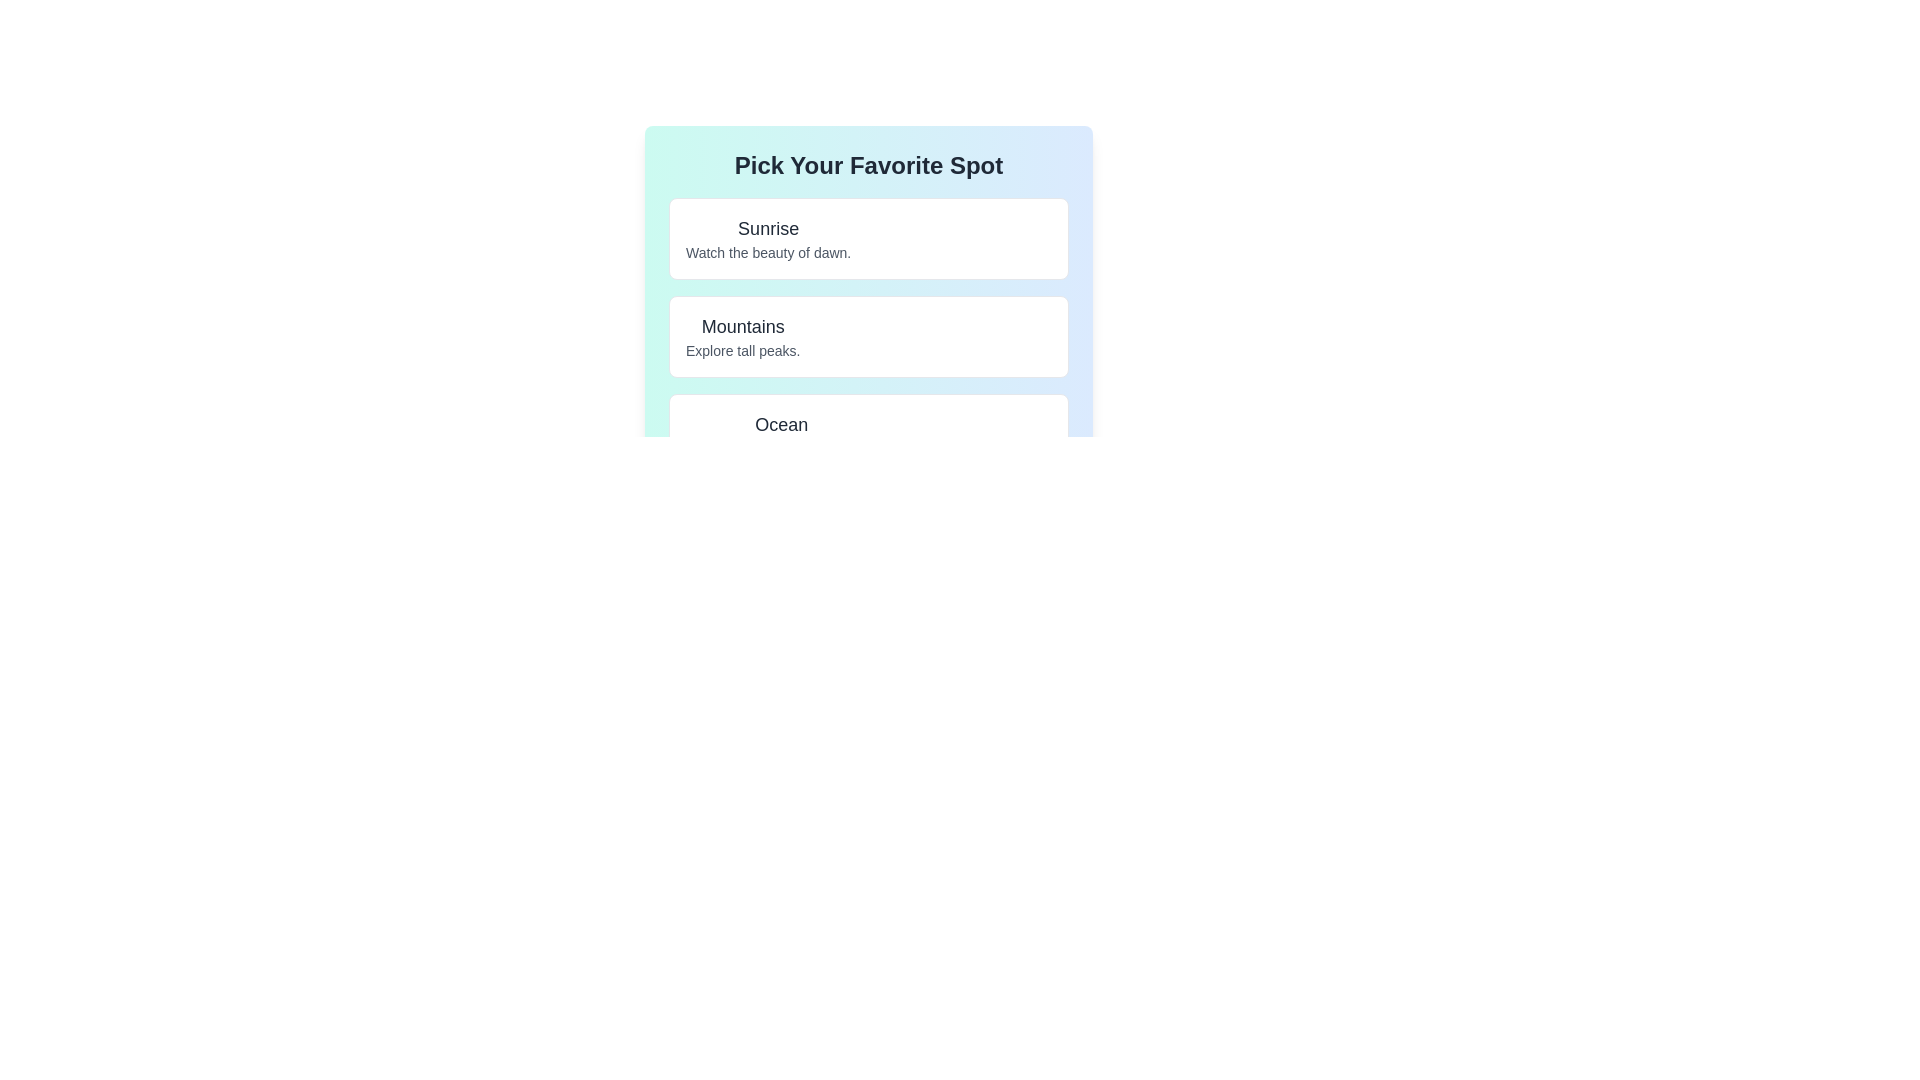  I want to click on the text element that serves as a label or title for content related to 'Mountains', located centrally in the second rectangular section between 'Sunrise' and 'Ocean', so click(742, 326).